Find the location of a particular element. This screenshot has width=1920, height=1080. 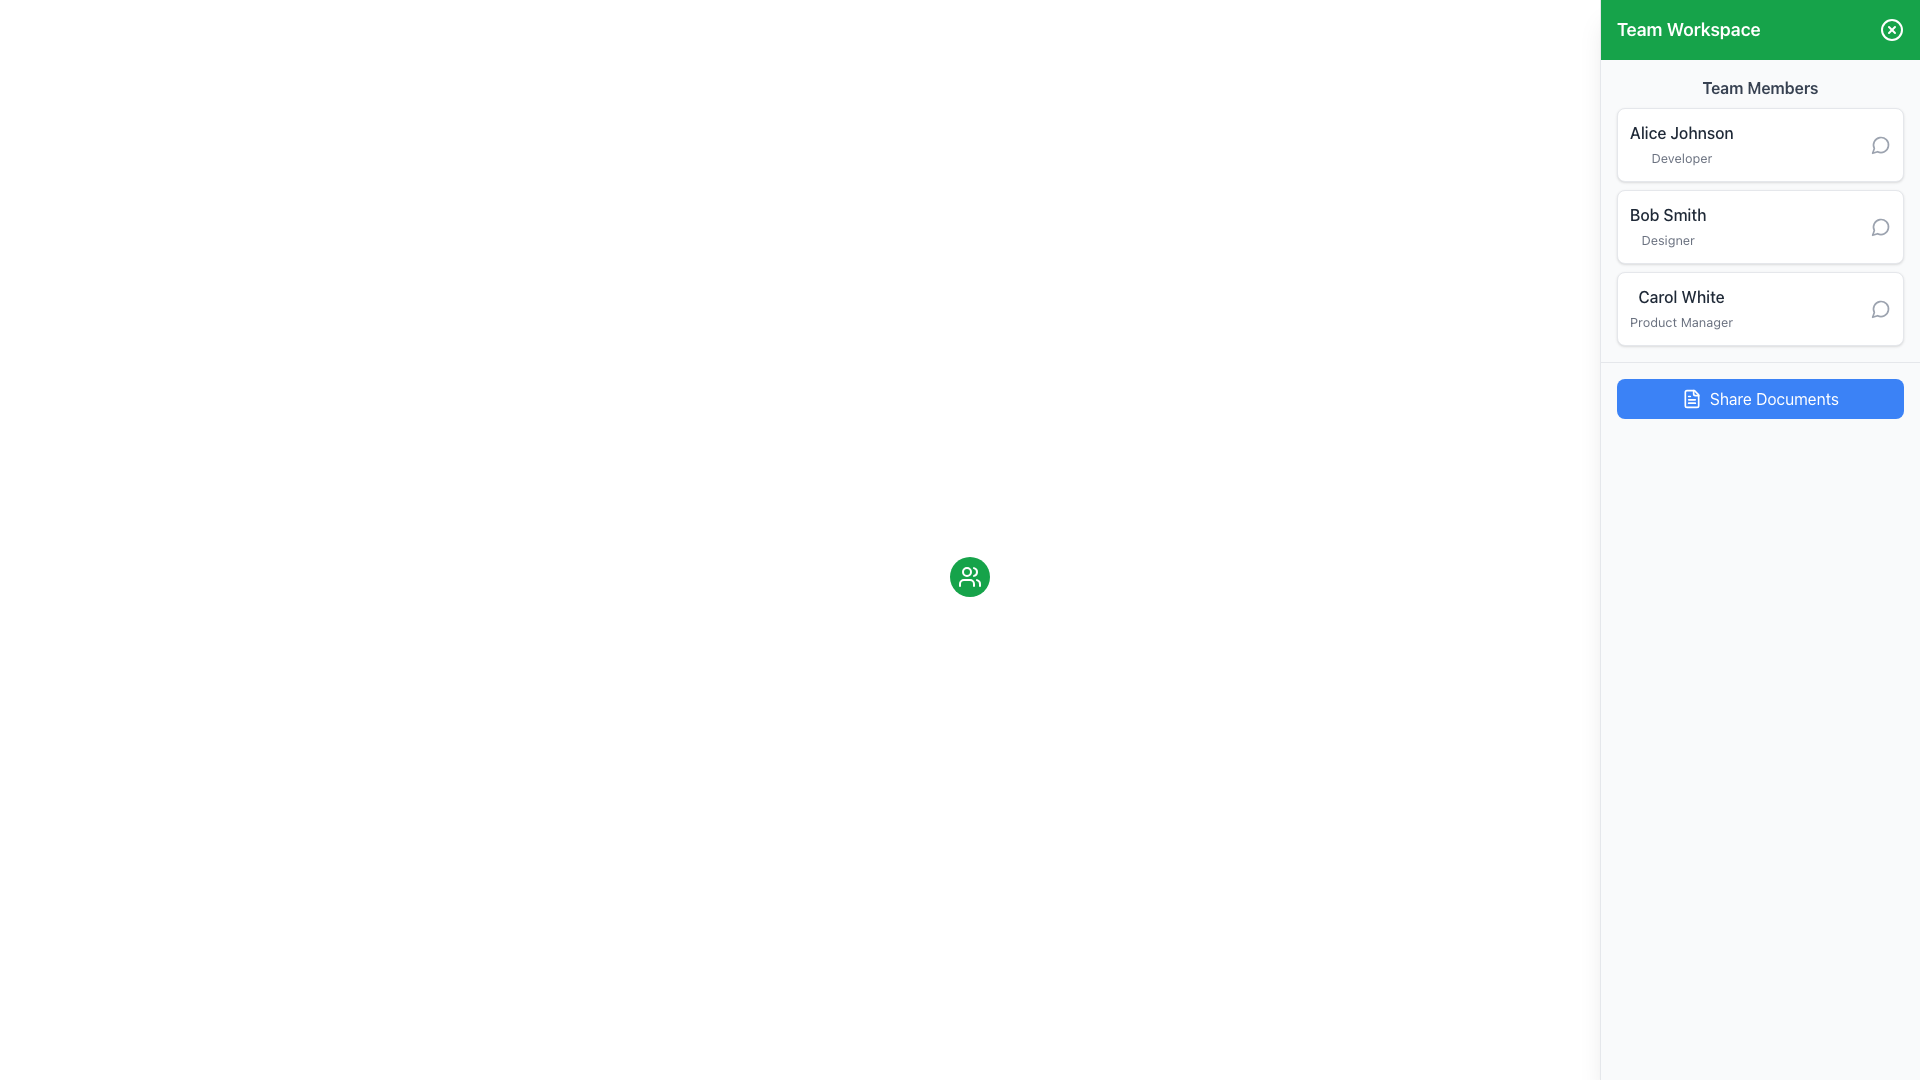

the messaging icon located in the right-hand panel under 'Team Workspace', adjacent to the name 'Carol White', which is the right-most icon in its row is located at coordinates (1880, 308).